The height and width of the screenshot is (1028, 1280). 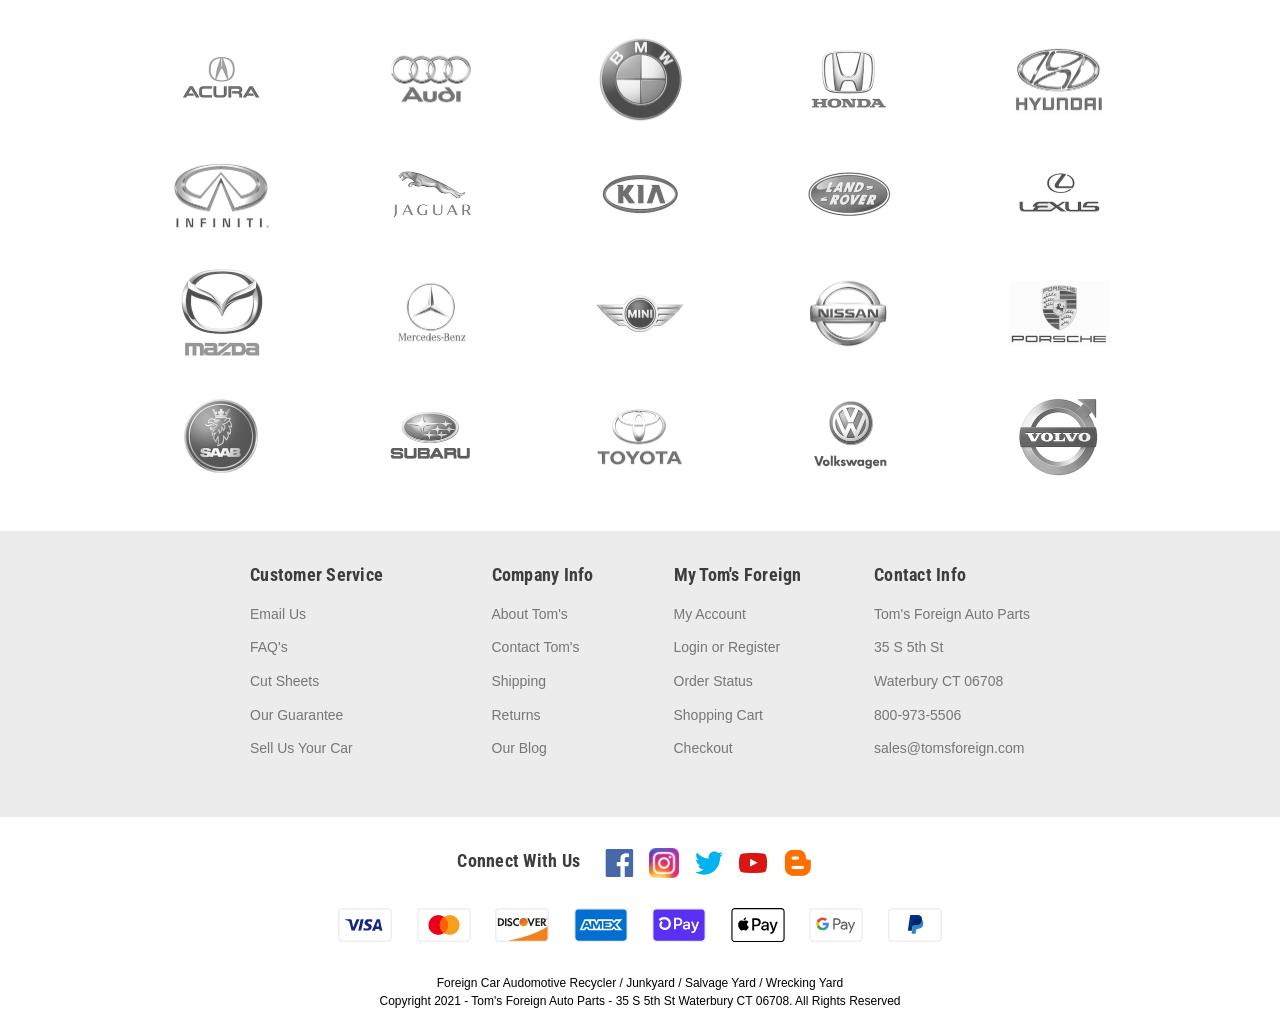 What do you see at coordinates (717, 647) in the screenshot?
I see `'or'` at bounding box center [717, 647].